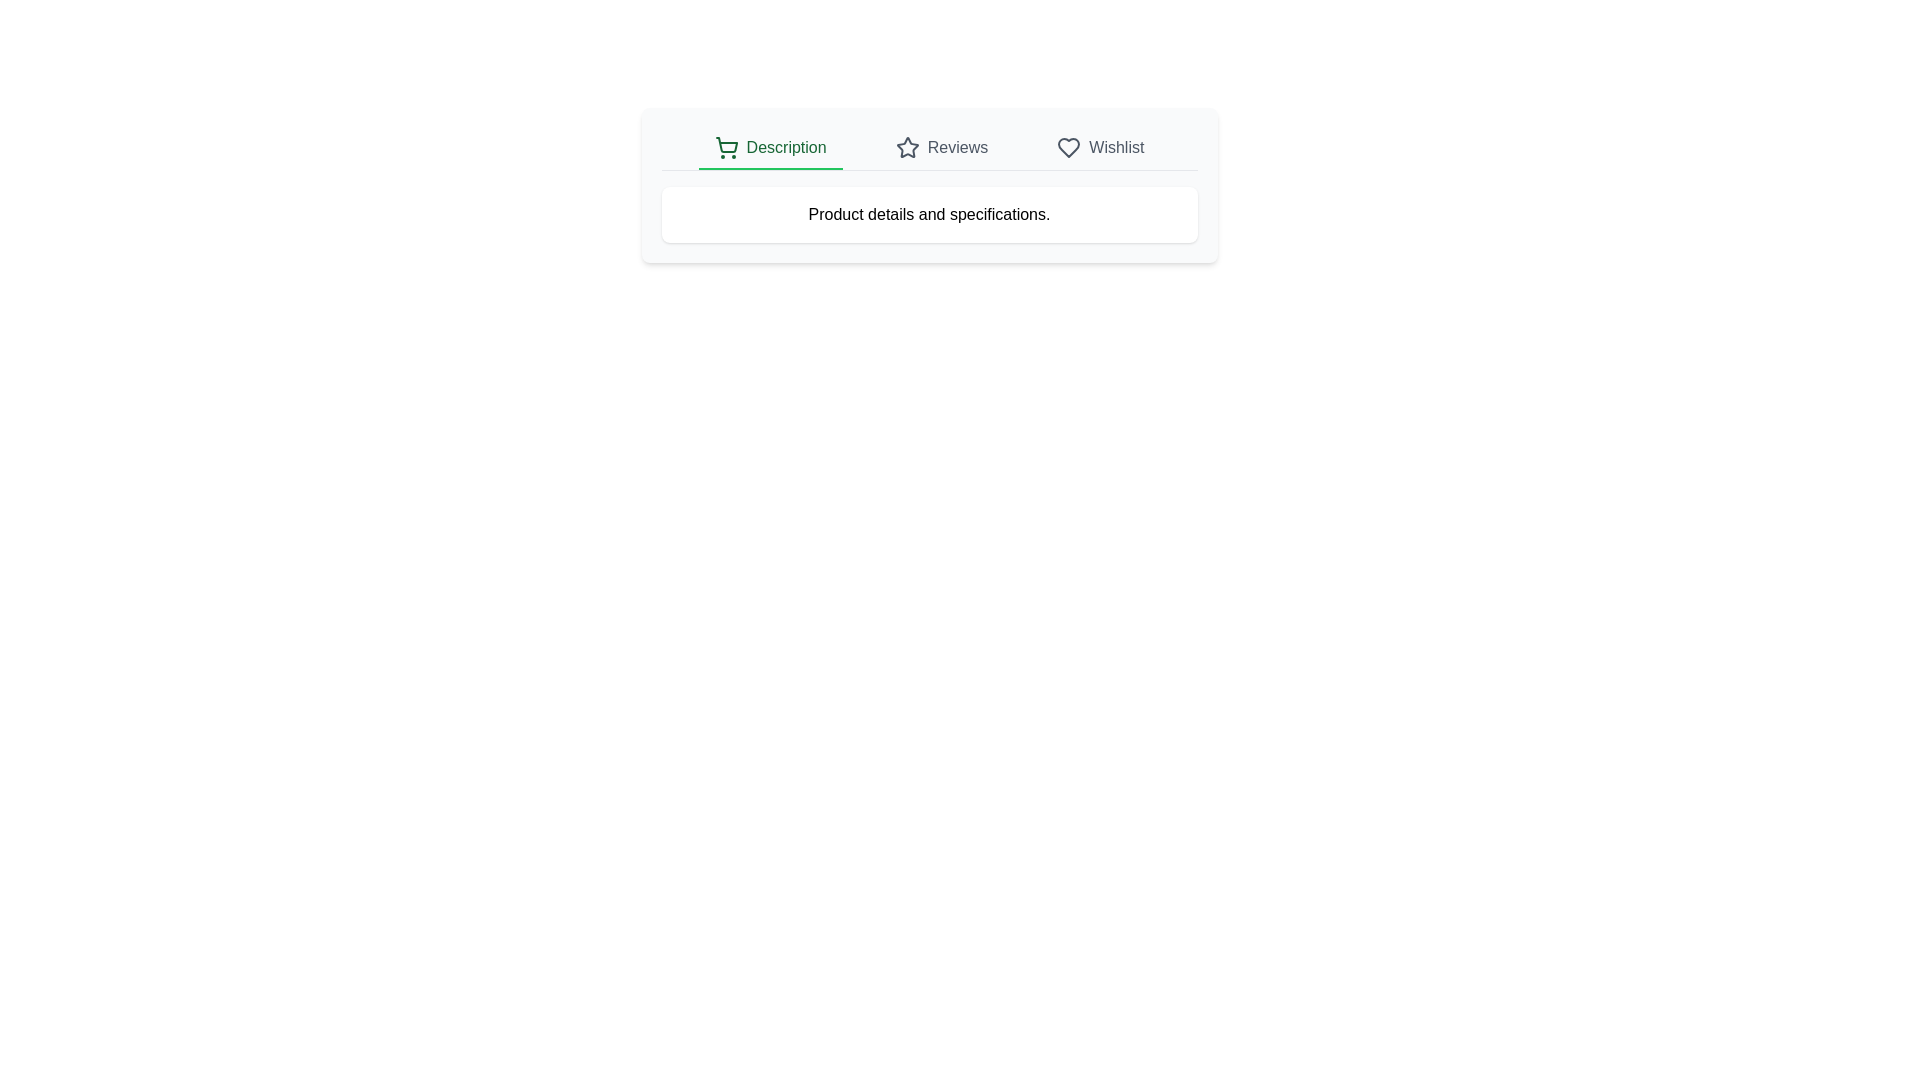  What do you see at coordinates (769, 148) in the screenshot?
I see `the tab corresponding to Description to view its content` at bounding box center [769, 148].